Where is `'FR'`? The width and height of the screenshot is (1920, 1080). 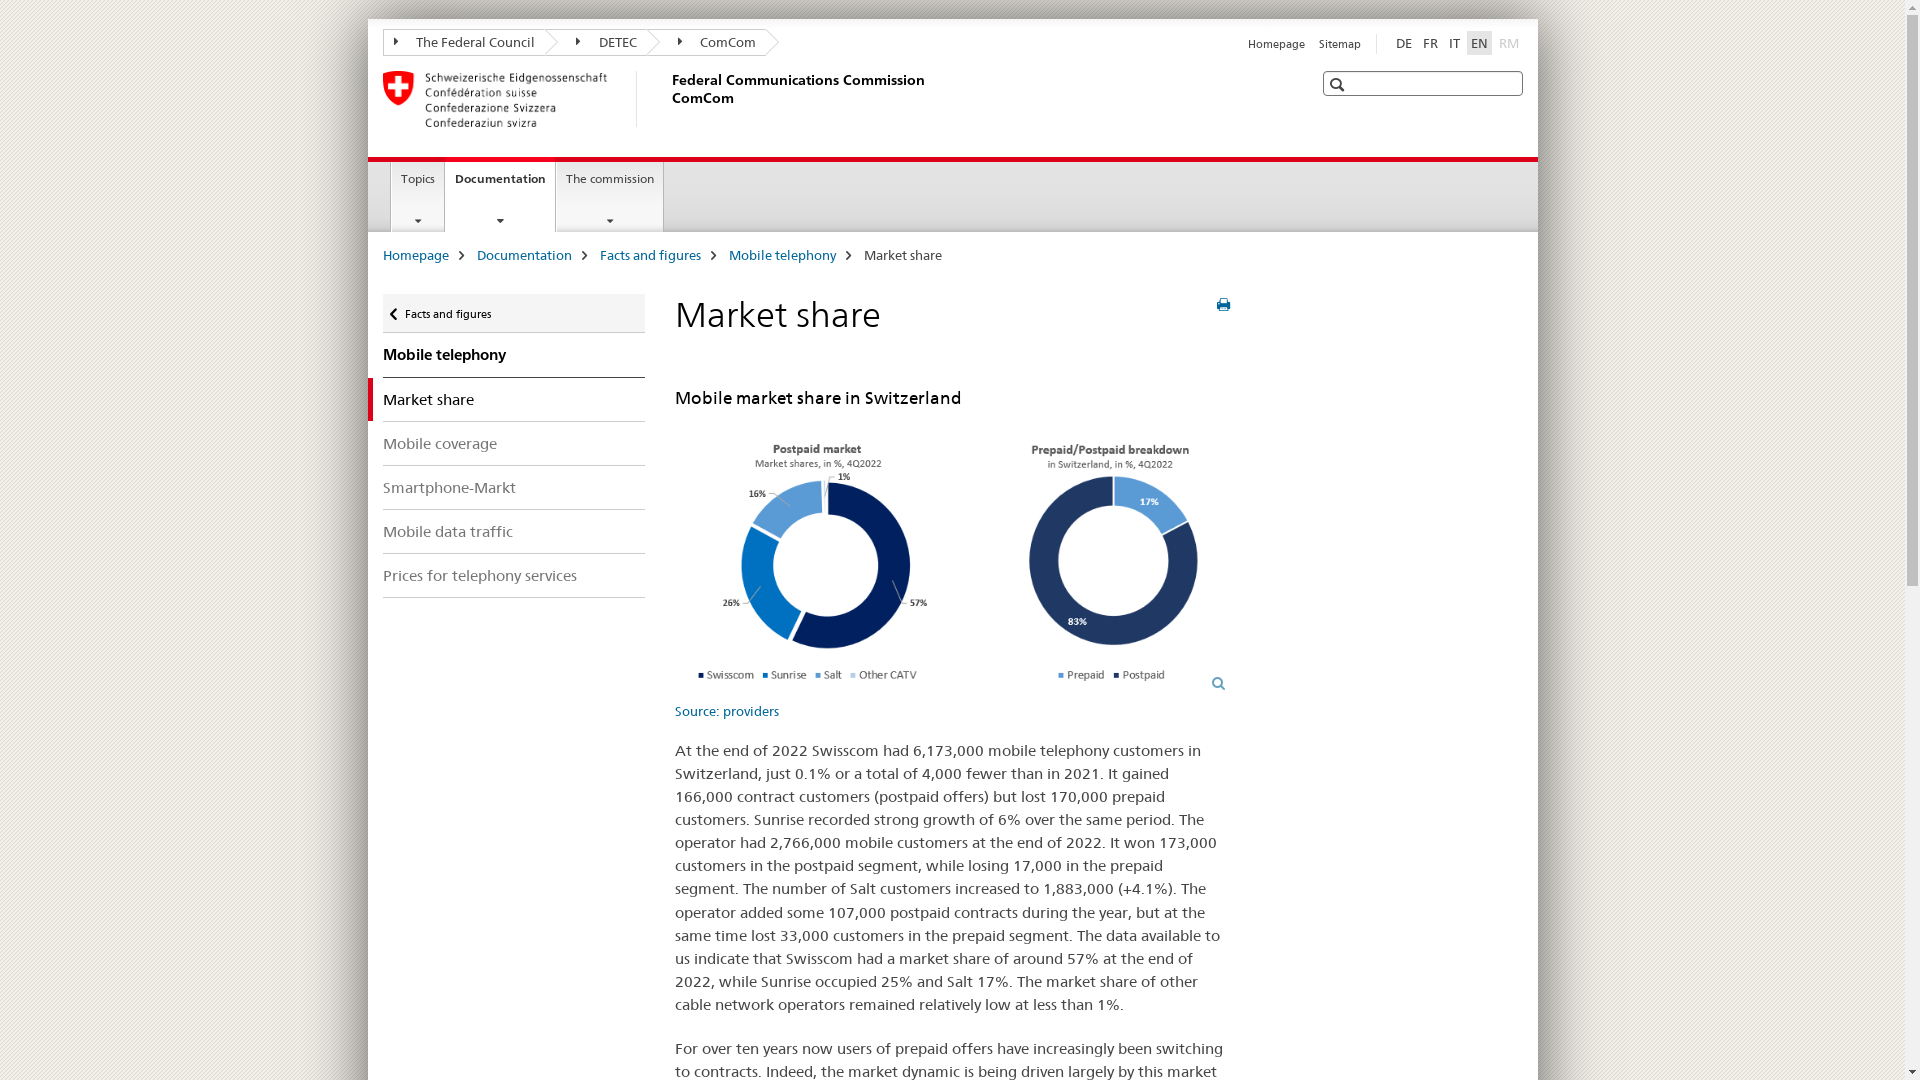
'FR' is located at coordinates (1416, 42).